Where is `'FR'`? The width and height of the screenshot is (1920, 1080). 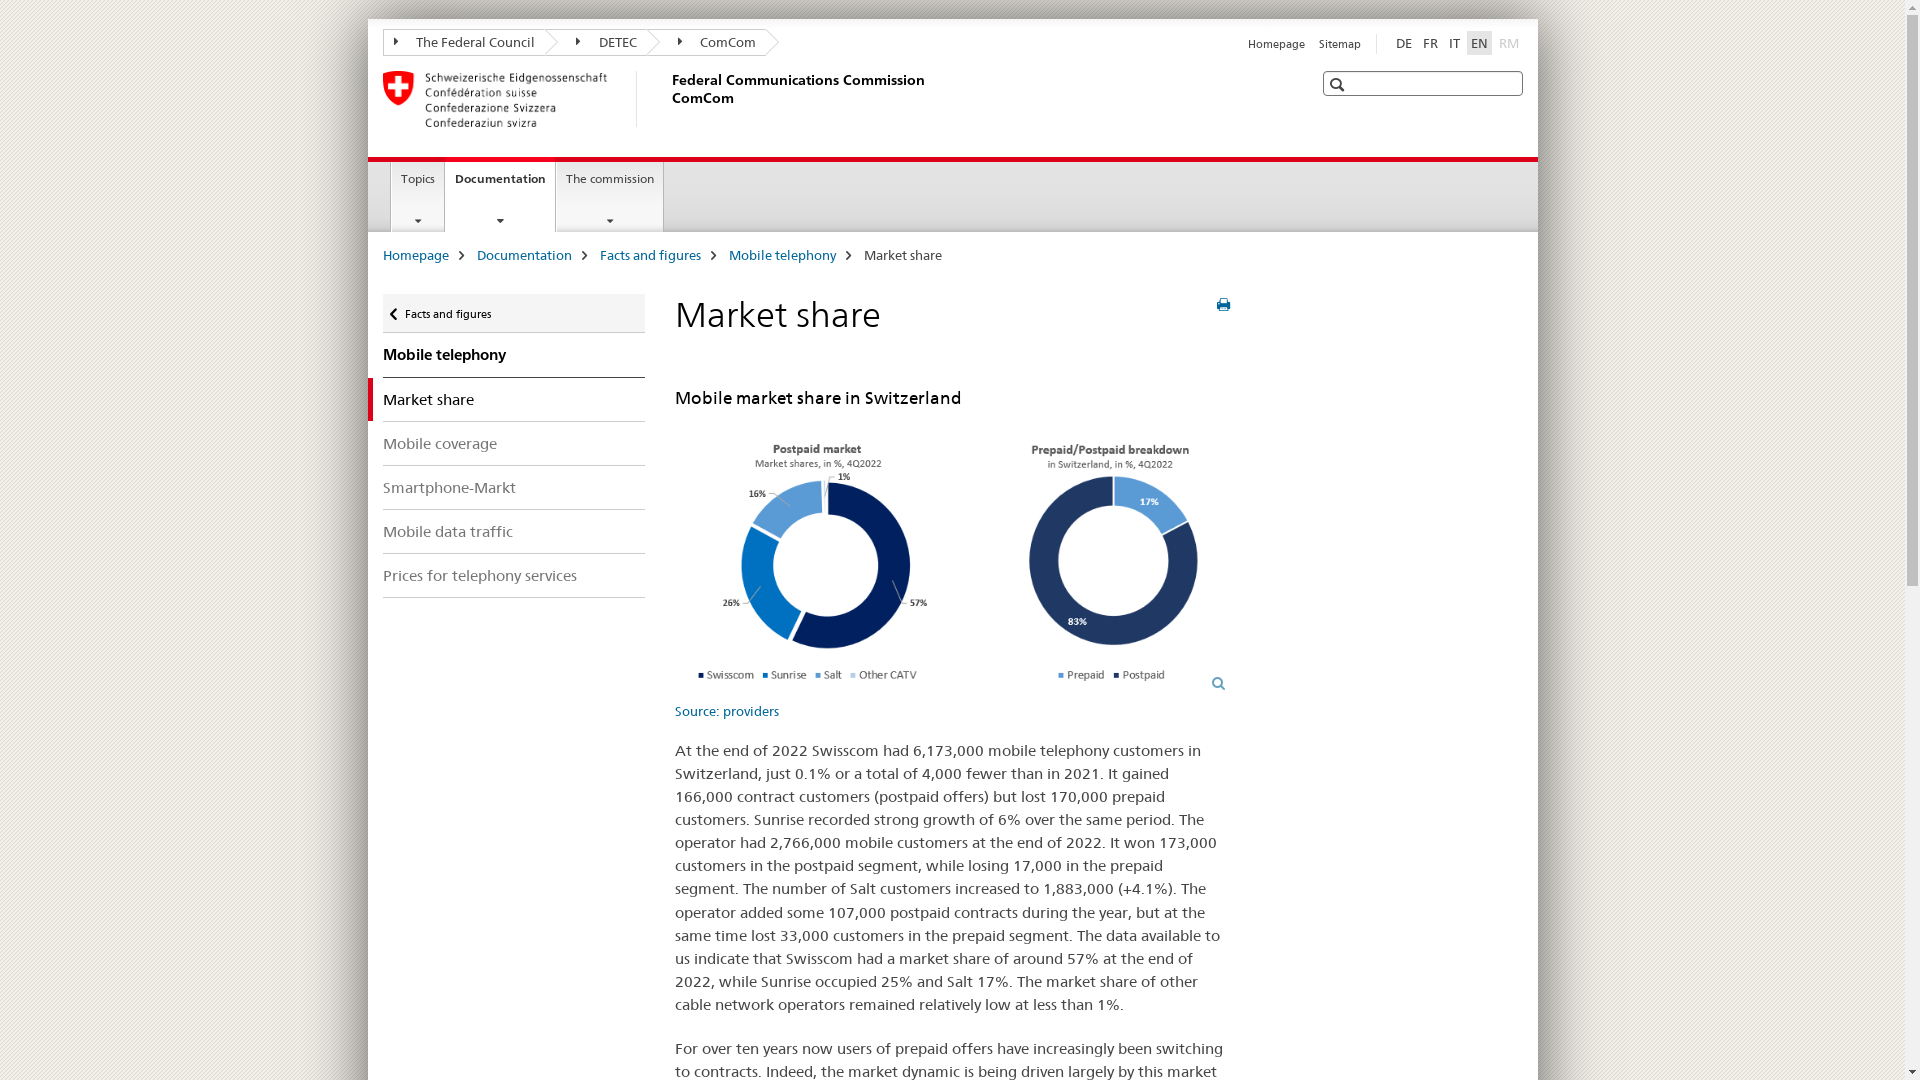
'FR' is located at coordinates (1416, 42).